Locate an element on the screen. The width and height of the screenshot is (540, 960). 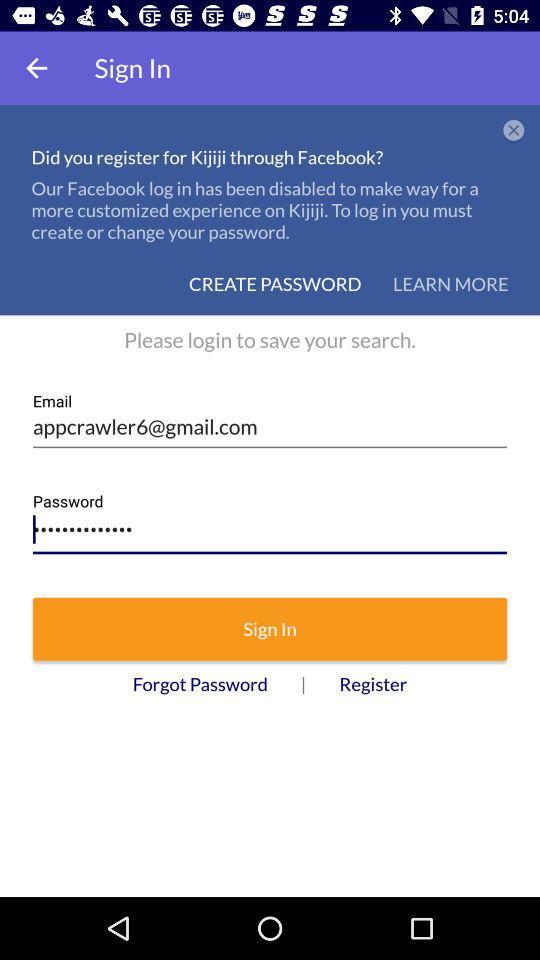
the close icon is located at coordinates (513, 130).